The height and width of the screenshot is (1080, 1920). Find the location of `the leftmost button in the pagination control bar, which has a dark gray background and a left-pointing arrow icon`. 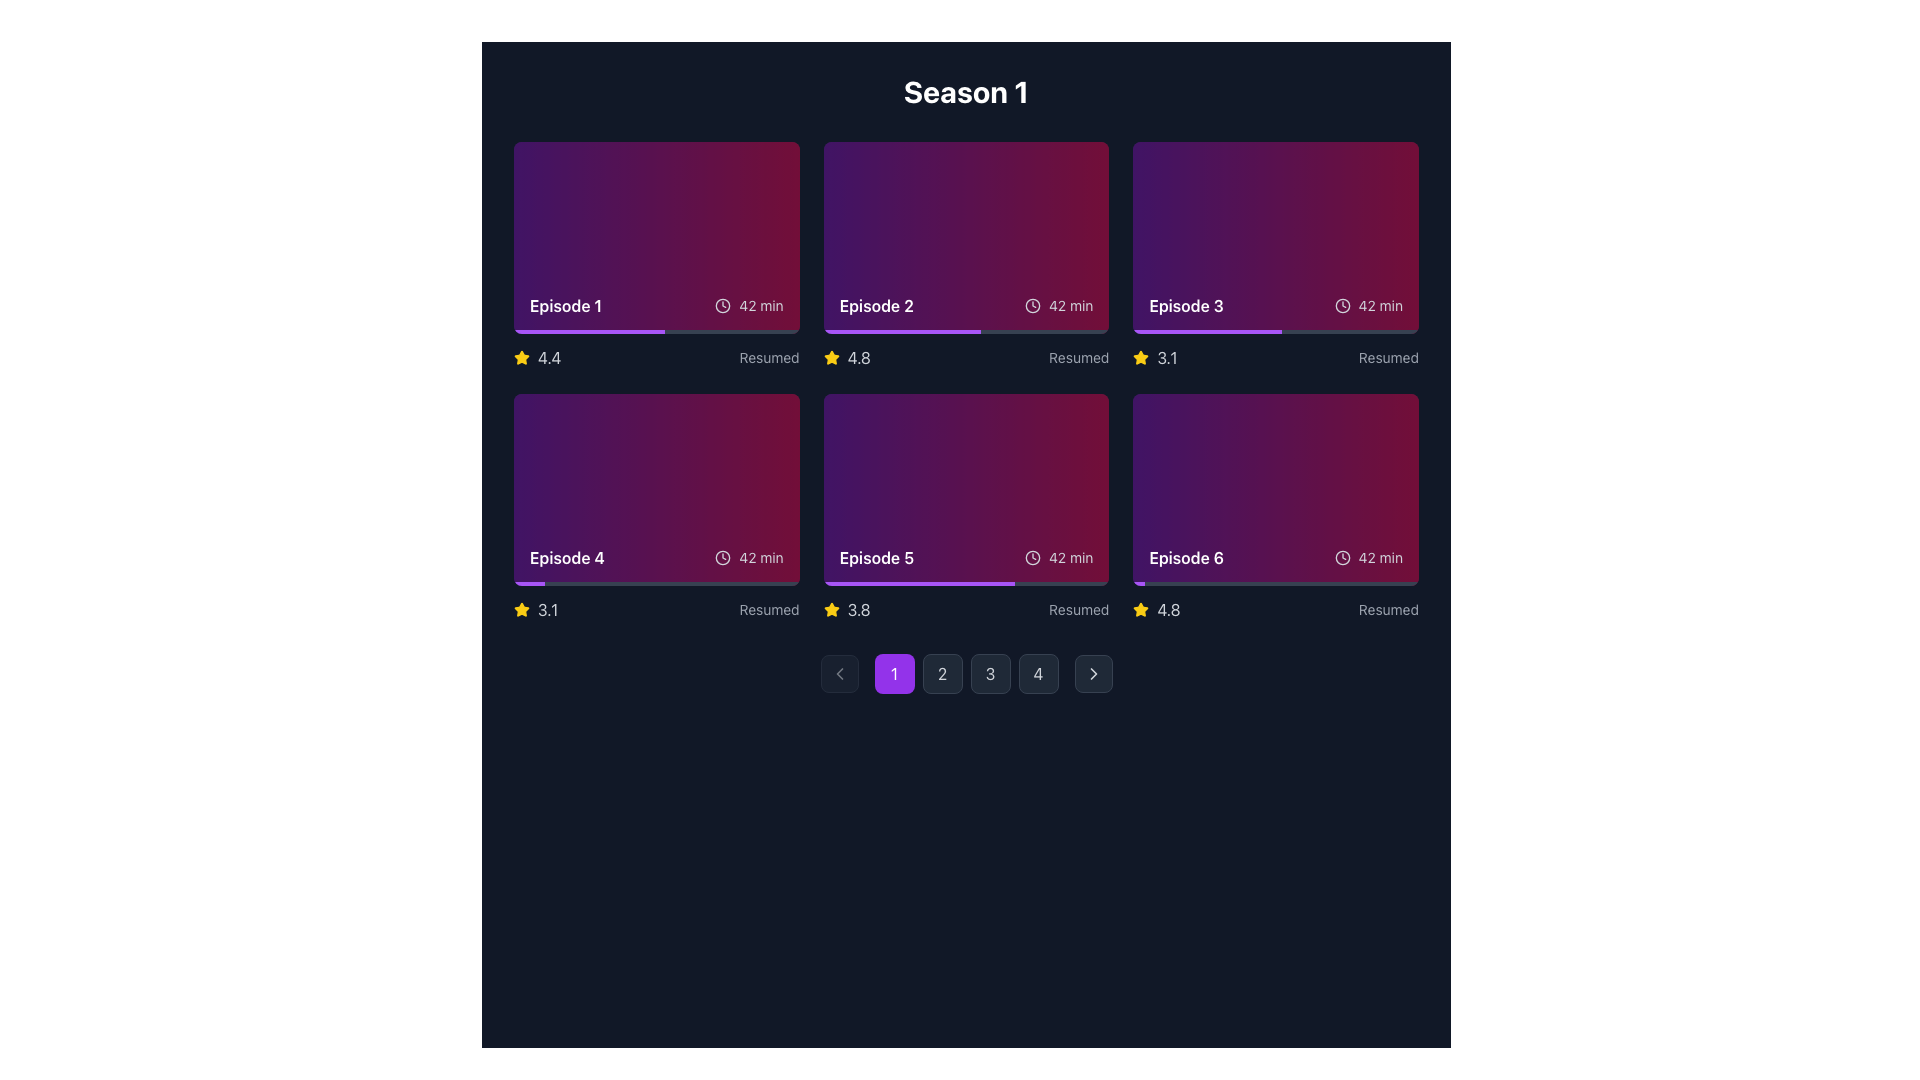

the leftmost button in the pagination control bar, which has a dark gray background and a left-pointing arrow icon is located at coordinates (839, 674).